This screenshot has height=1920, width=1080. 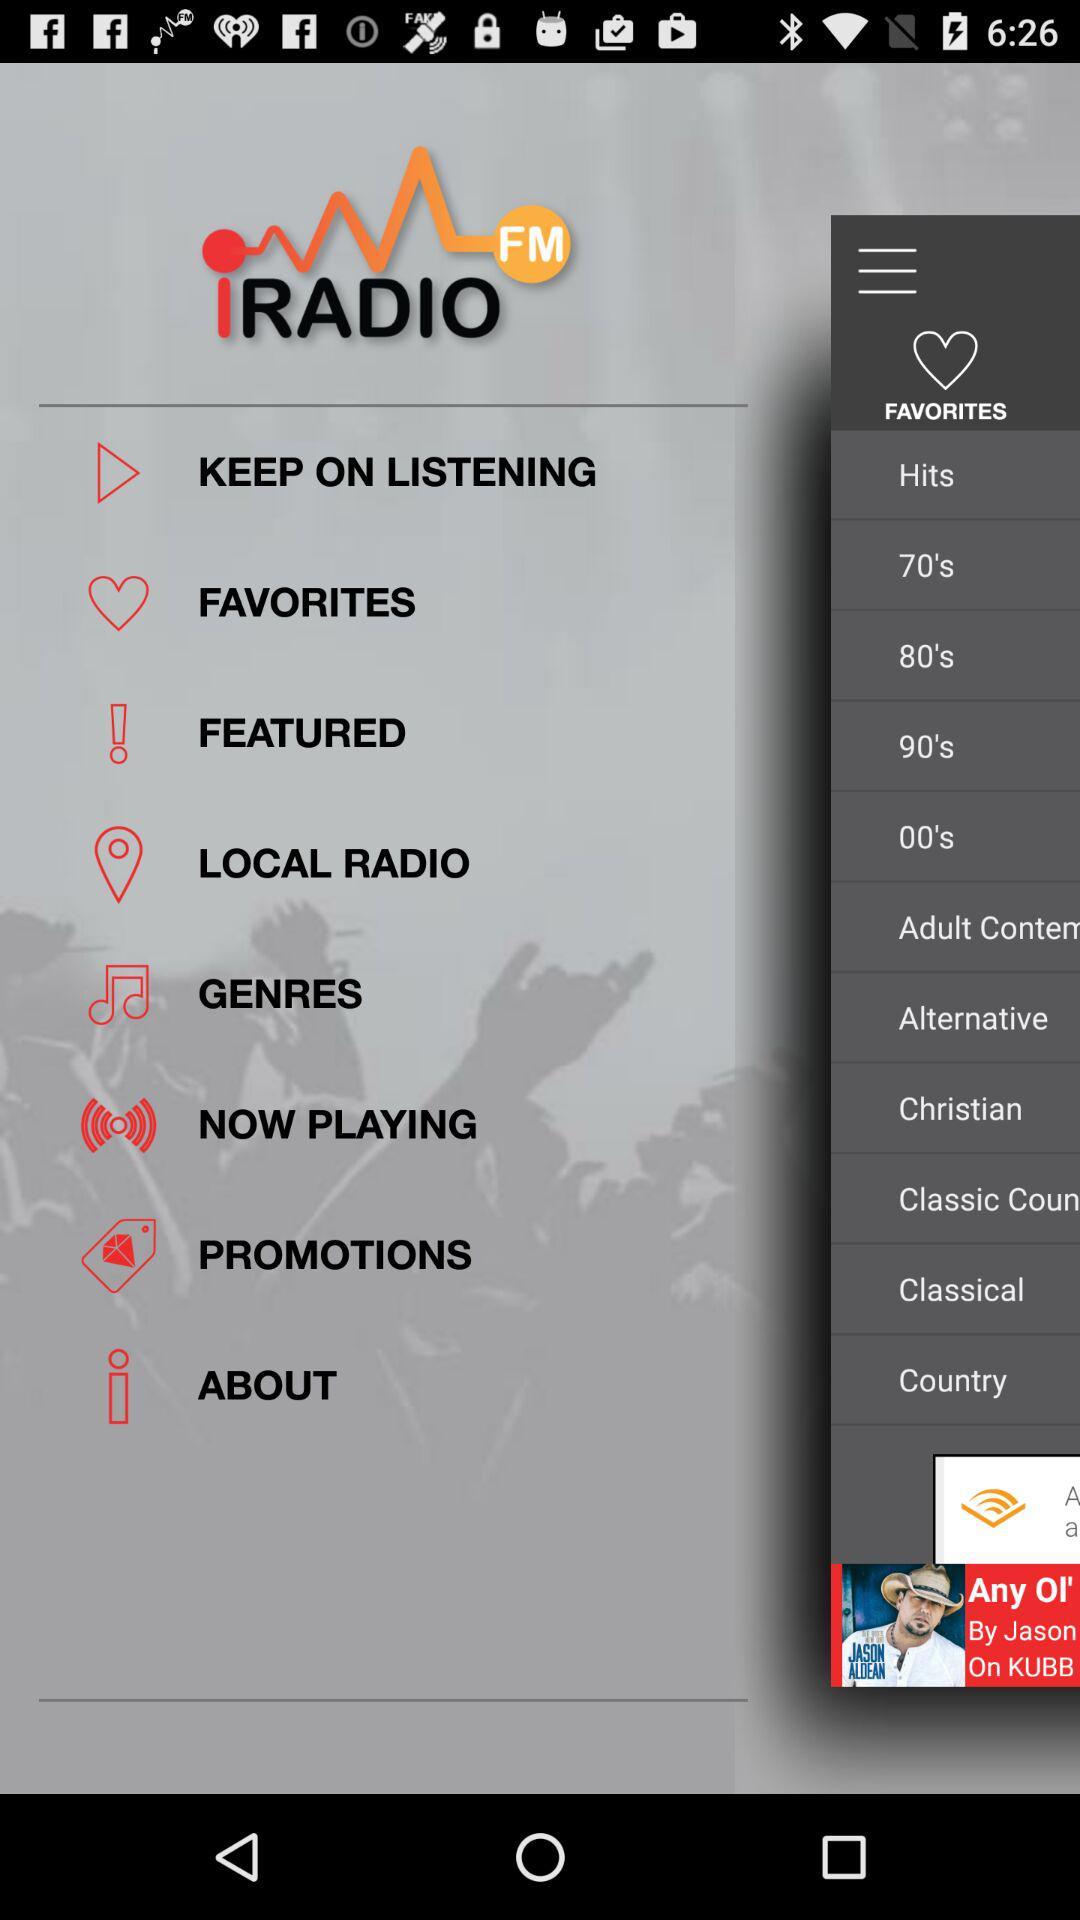 I want to click on the app below adult contemporary icon, so click(x=982, y=1017).